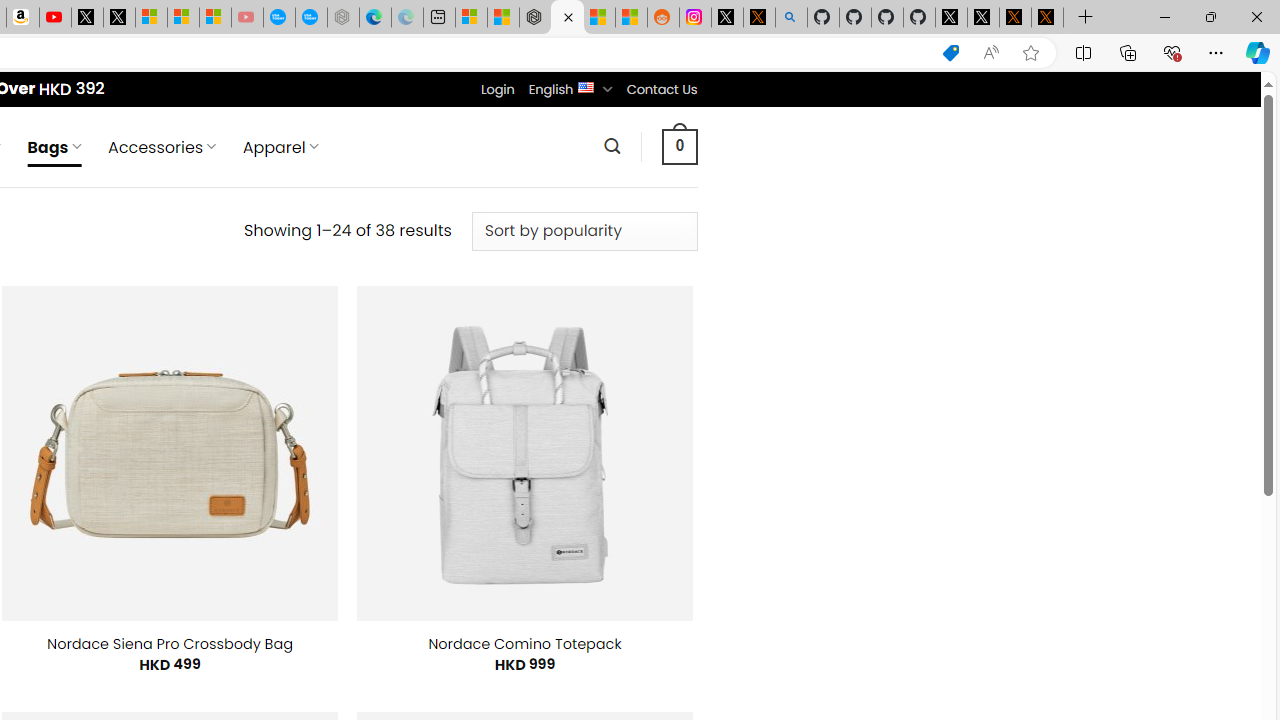 This screenshot has width=1280, height=720. Describe the element at coordinates (566, 17) in the screenshot. I see `'Nordace - Bags'` at that location.